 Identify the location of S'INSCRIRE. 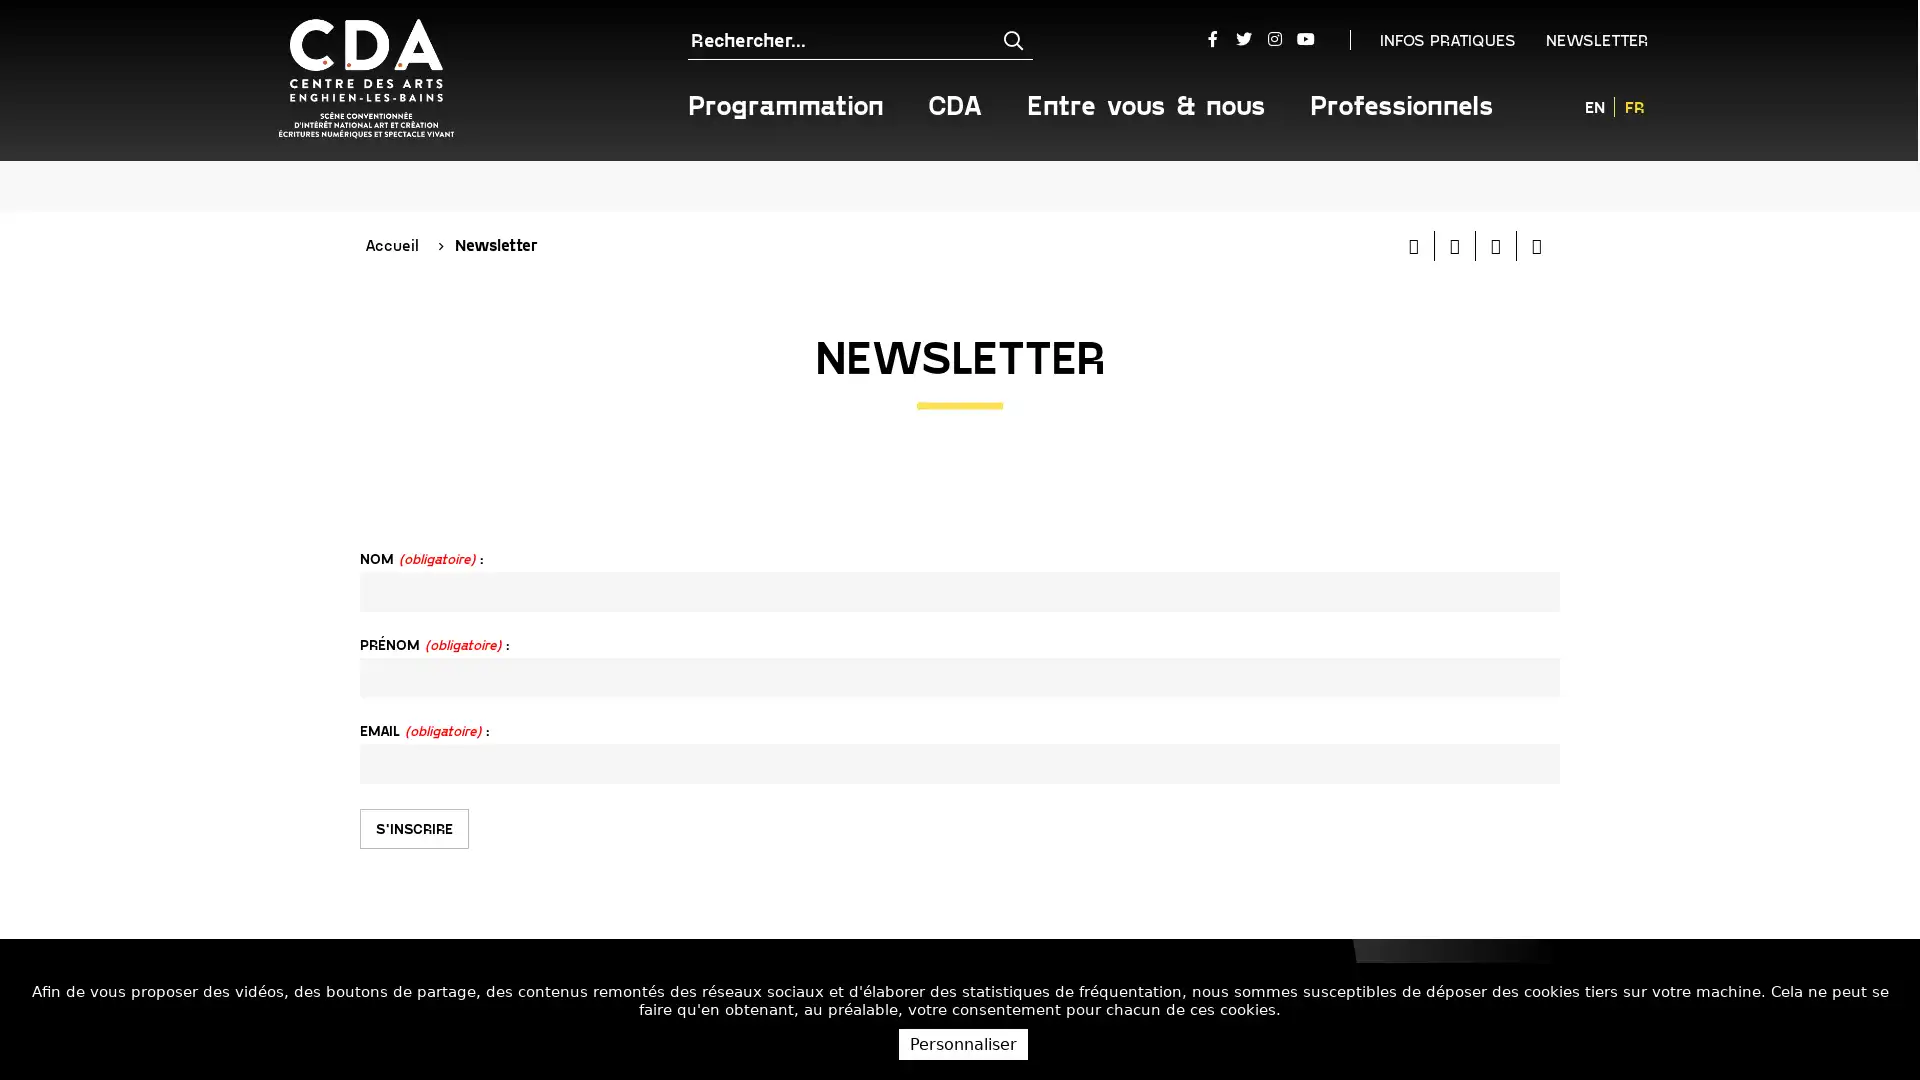
(413, 778).